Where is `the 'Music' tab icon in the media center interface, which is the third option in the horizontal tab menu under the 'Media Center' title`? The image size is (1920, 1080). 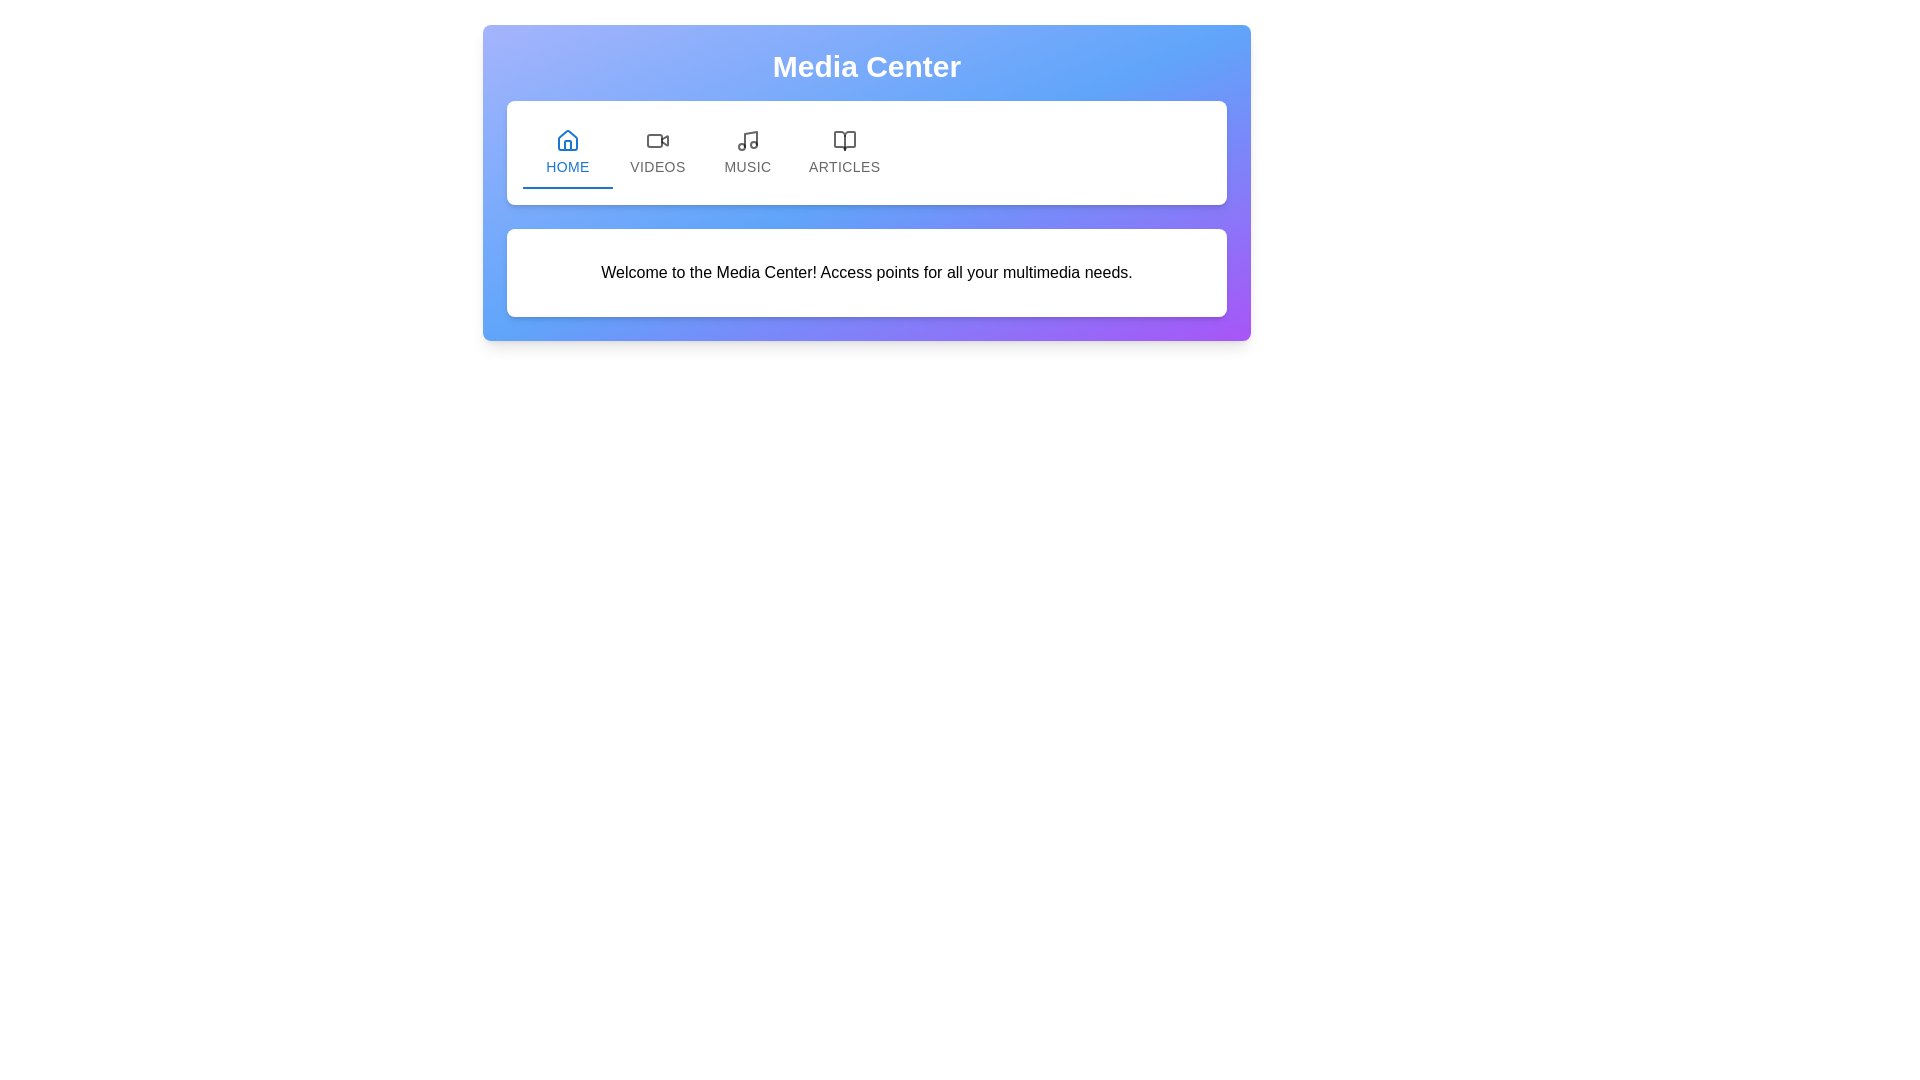
the 'Music' tab icon in the media center interface, which is the third option in the horizontal tab menu under the 'Media Center' title is located at coordinates (747, 140).